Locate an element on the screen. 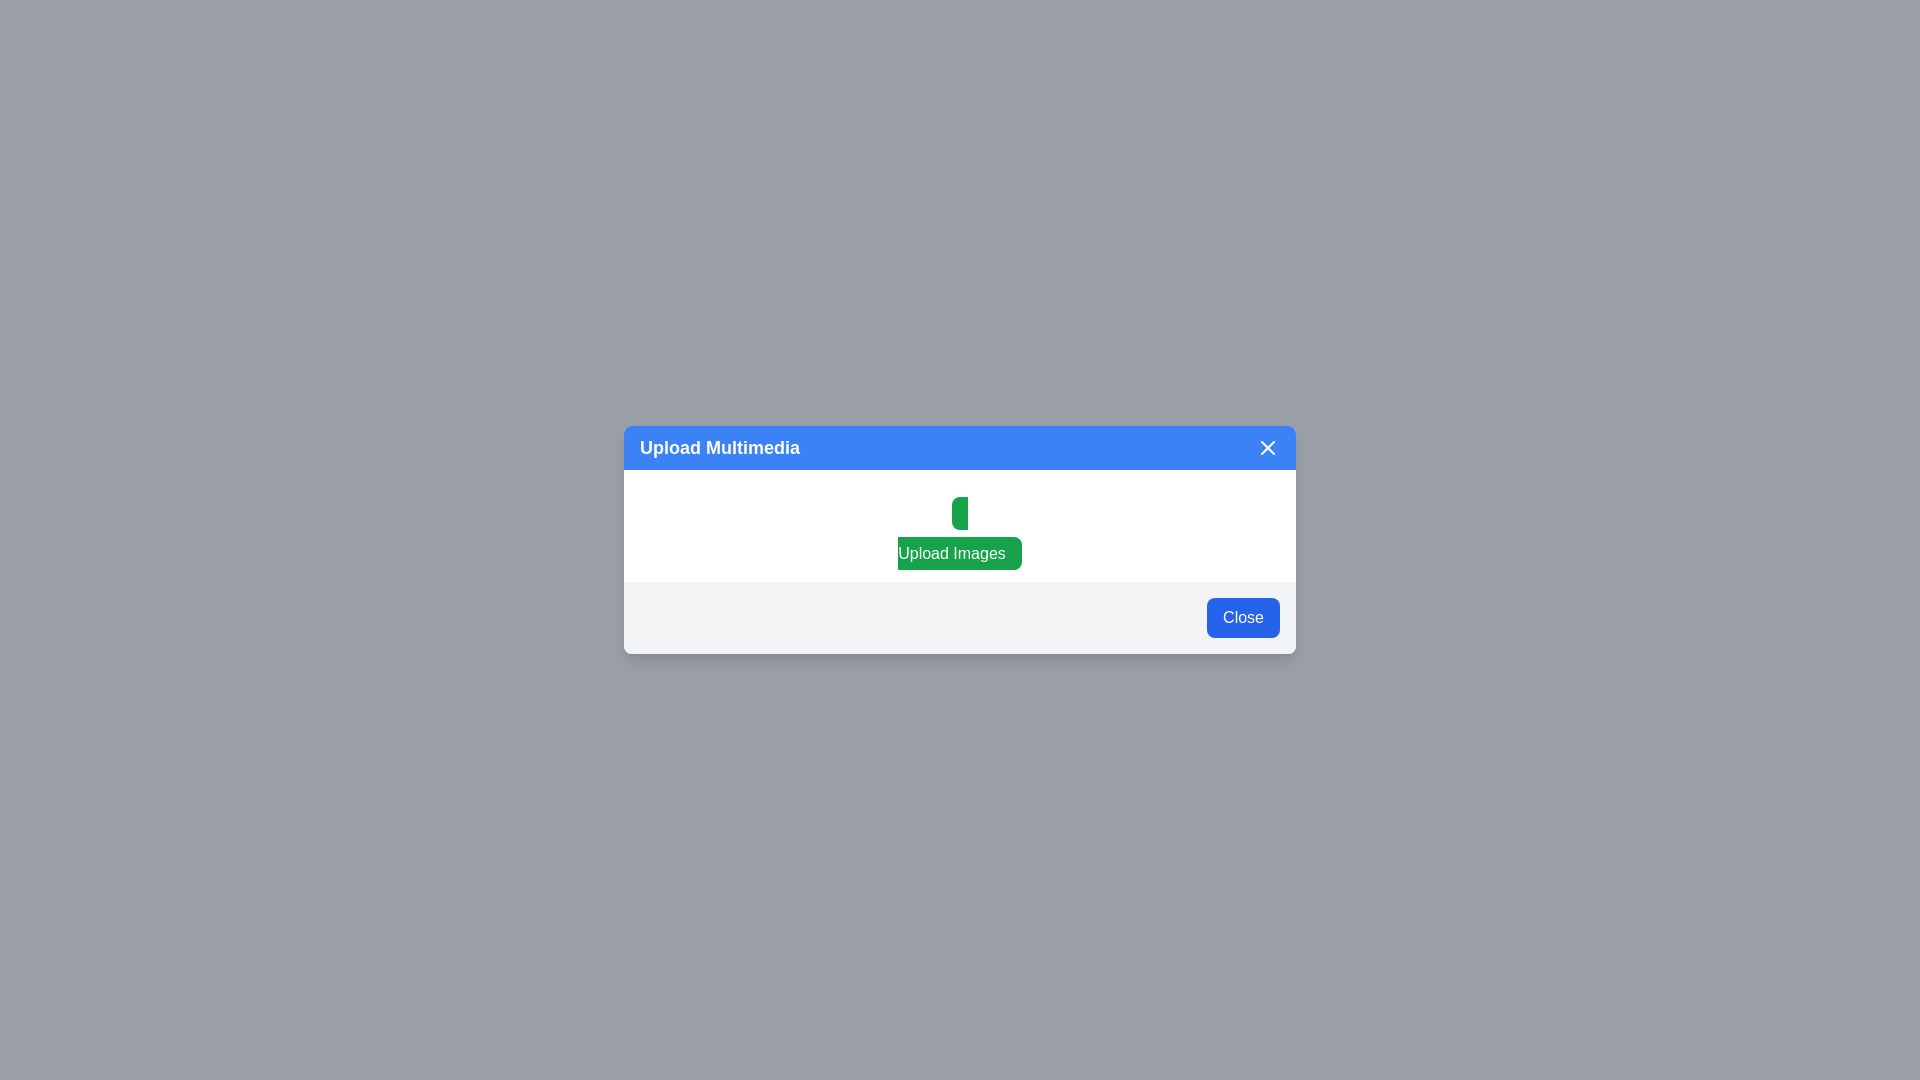 Image resolution: width=1920 pixels, height=1080 pixels. the 'X' icon in the blue header area of the modal window is located at coordinates (1266, 446).